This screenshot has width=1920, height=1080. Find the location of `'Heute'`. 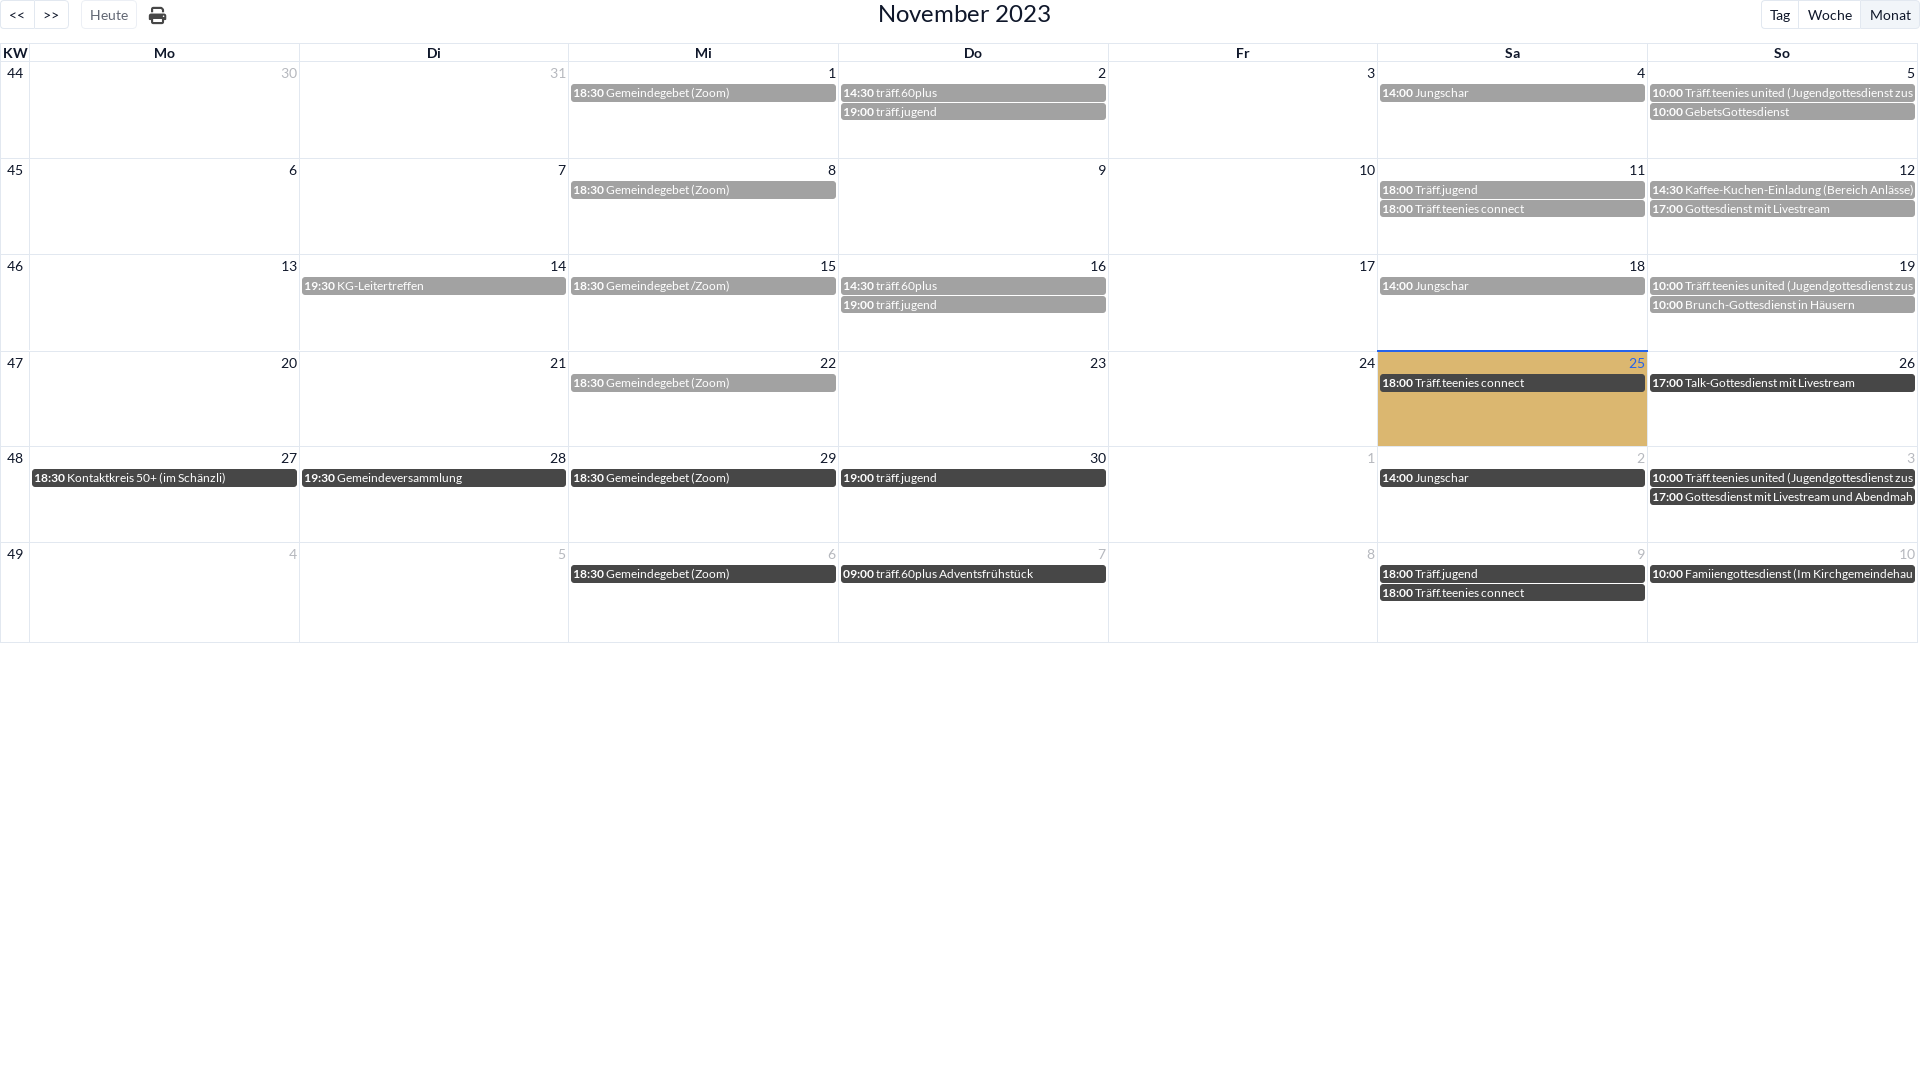

'Heute' is located at coordinates (108, 14).